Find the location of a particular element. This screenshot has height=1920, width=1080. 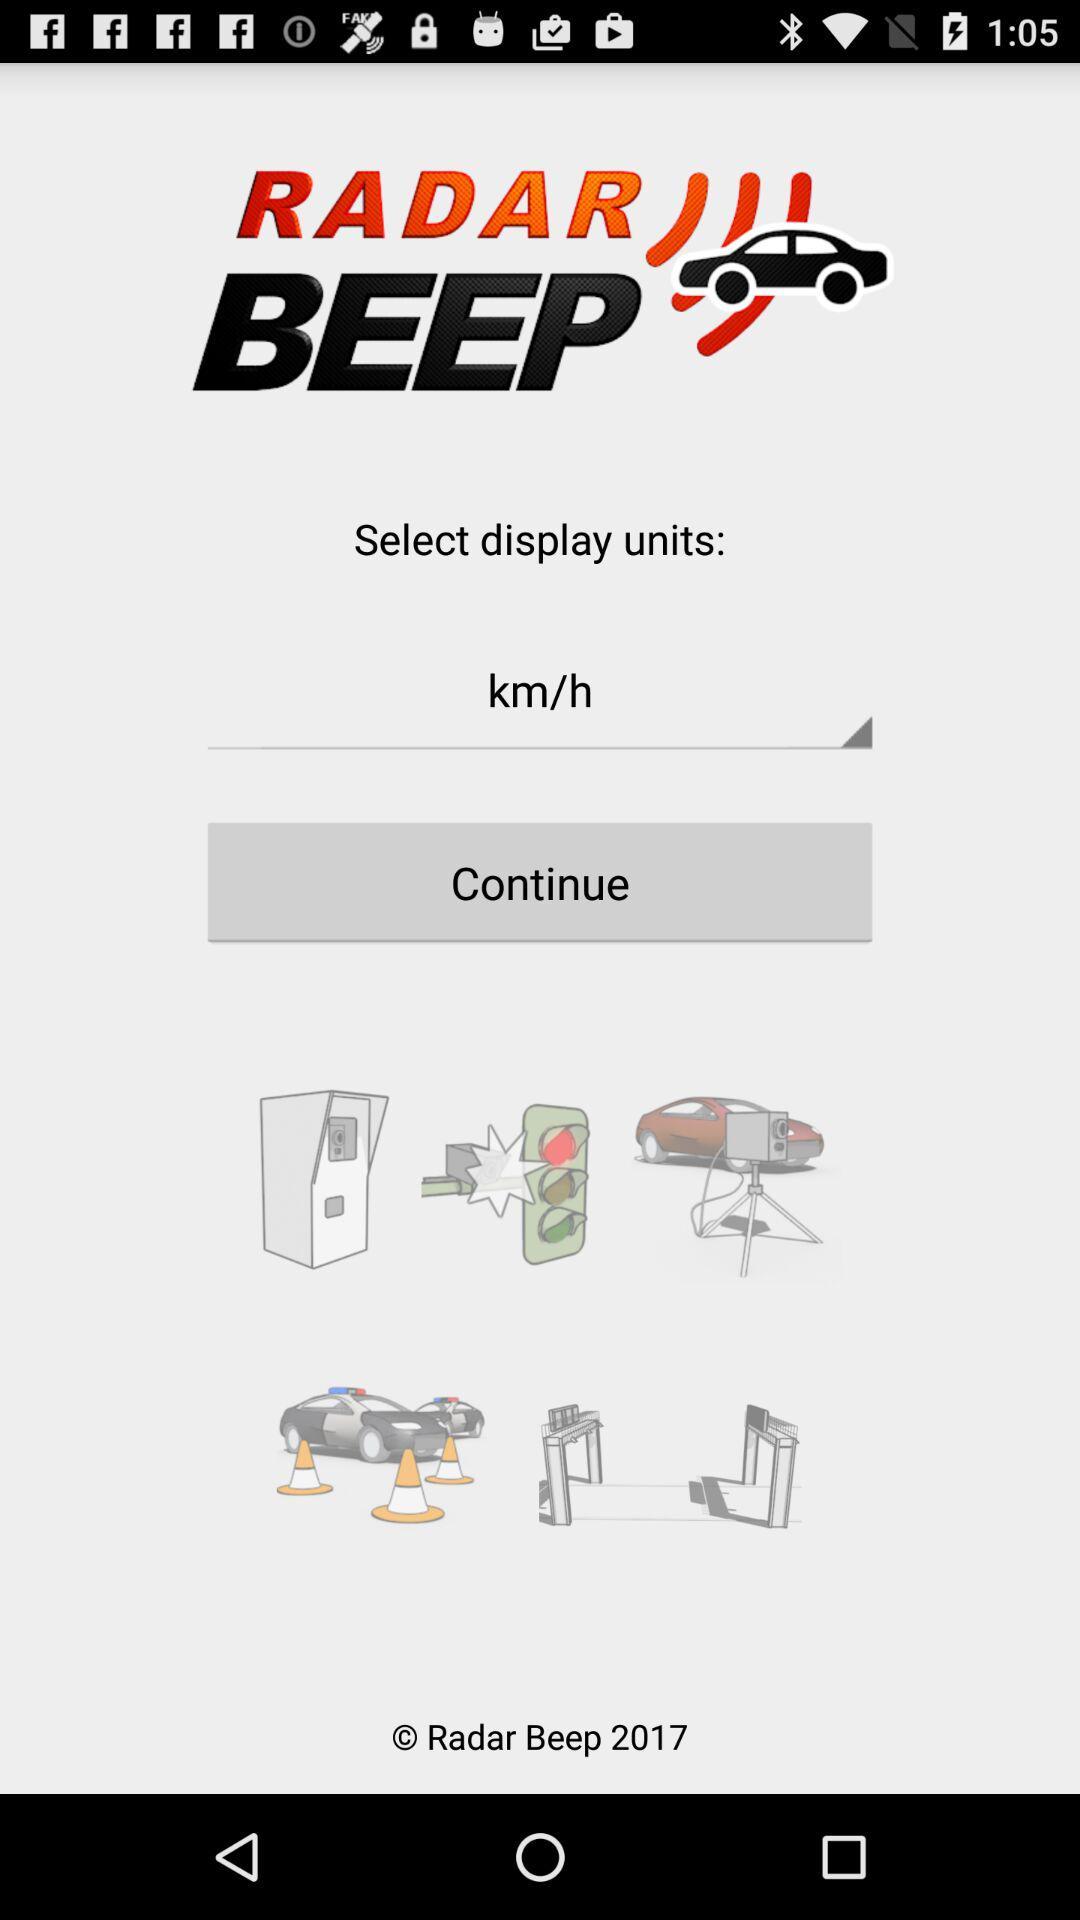

continue icon is located at coordinates (540, 881).